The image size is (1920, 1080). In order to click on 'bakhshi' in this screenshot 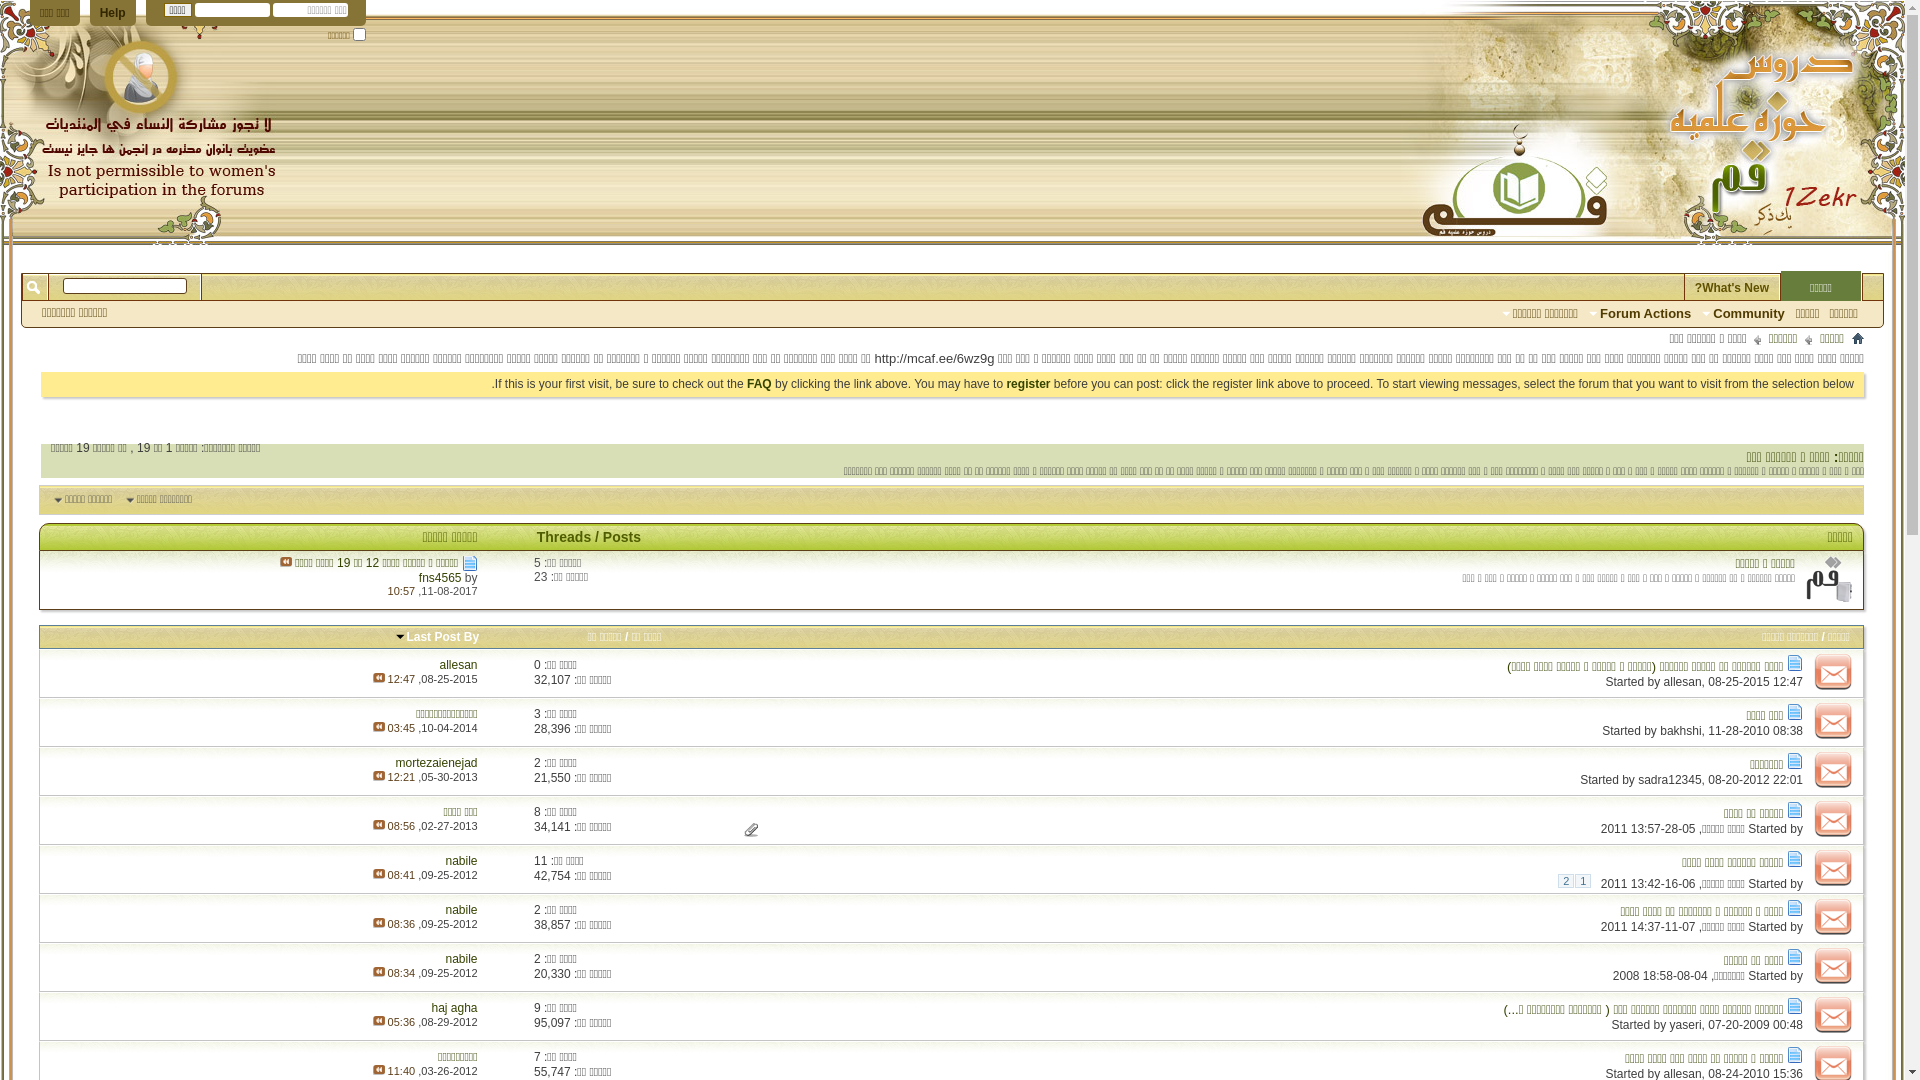, I will do `click(1680, 731)`.